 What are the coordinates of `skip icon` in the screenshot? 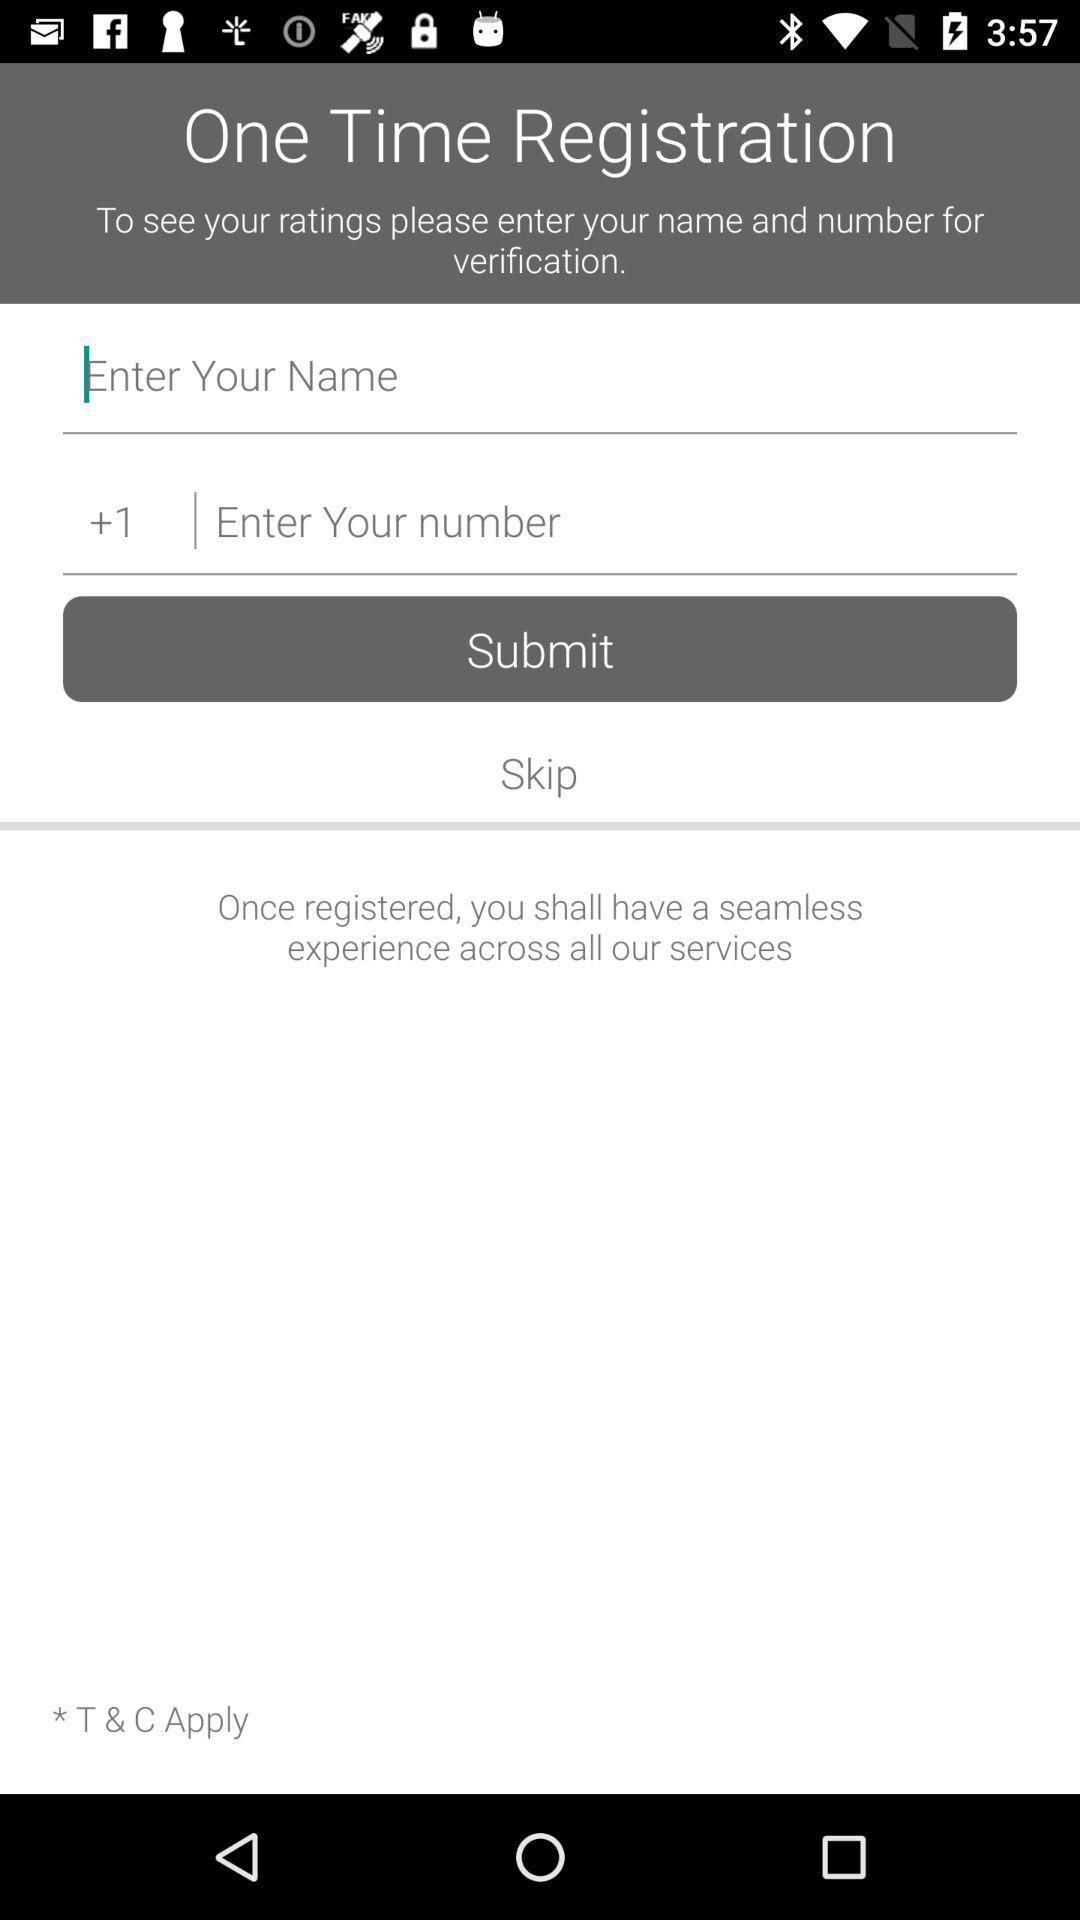 It's located at (538, 771).